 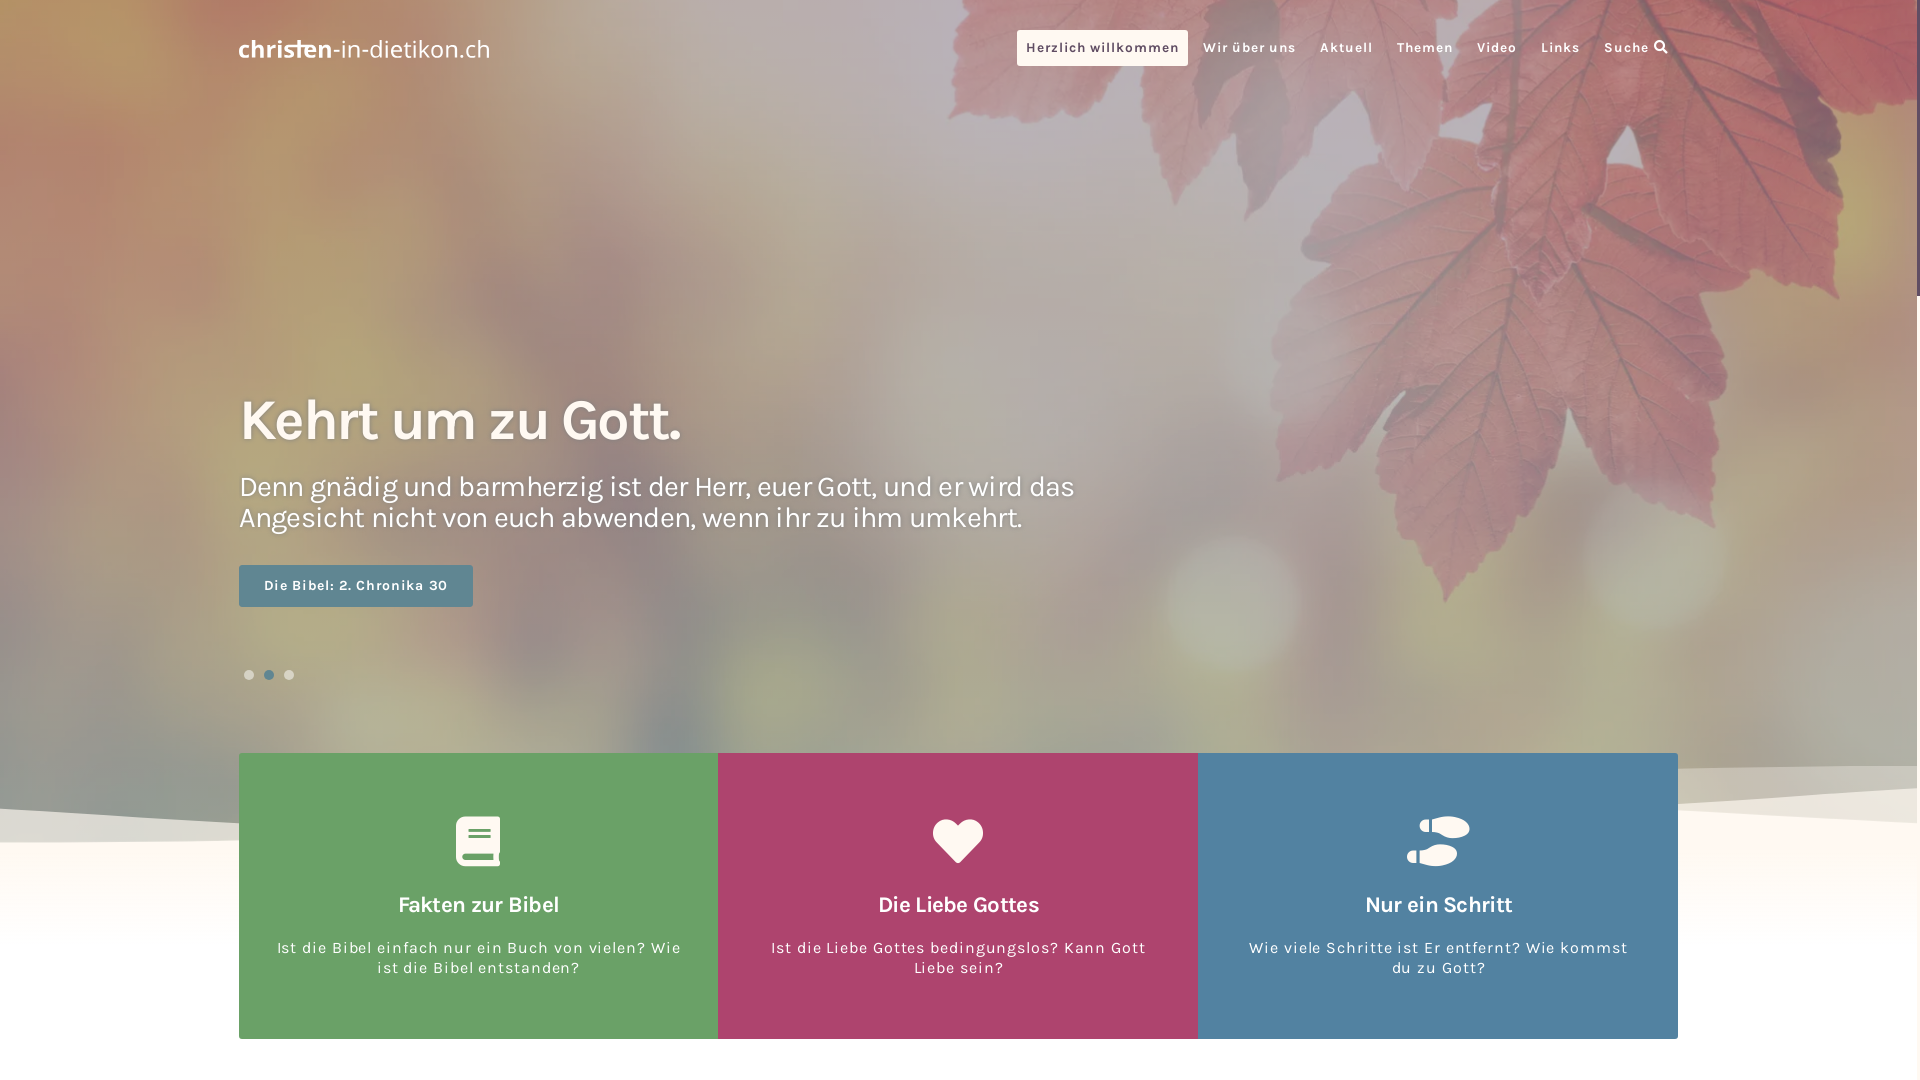 I want to click on 'Aktuell', so click(x=1346, y=46).